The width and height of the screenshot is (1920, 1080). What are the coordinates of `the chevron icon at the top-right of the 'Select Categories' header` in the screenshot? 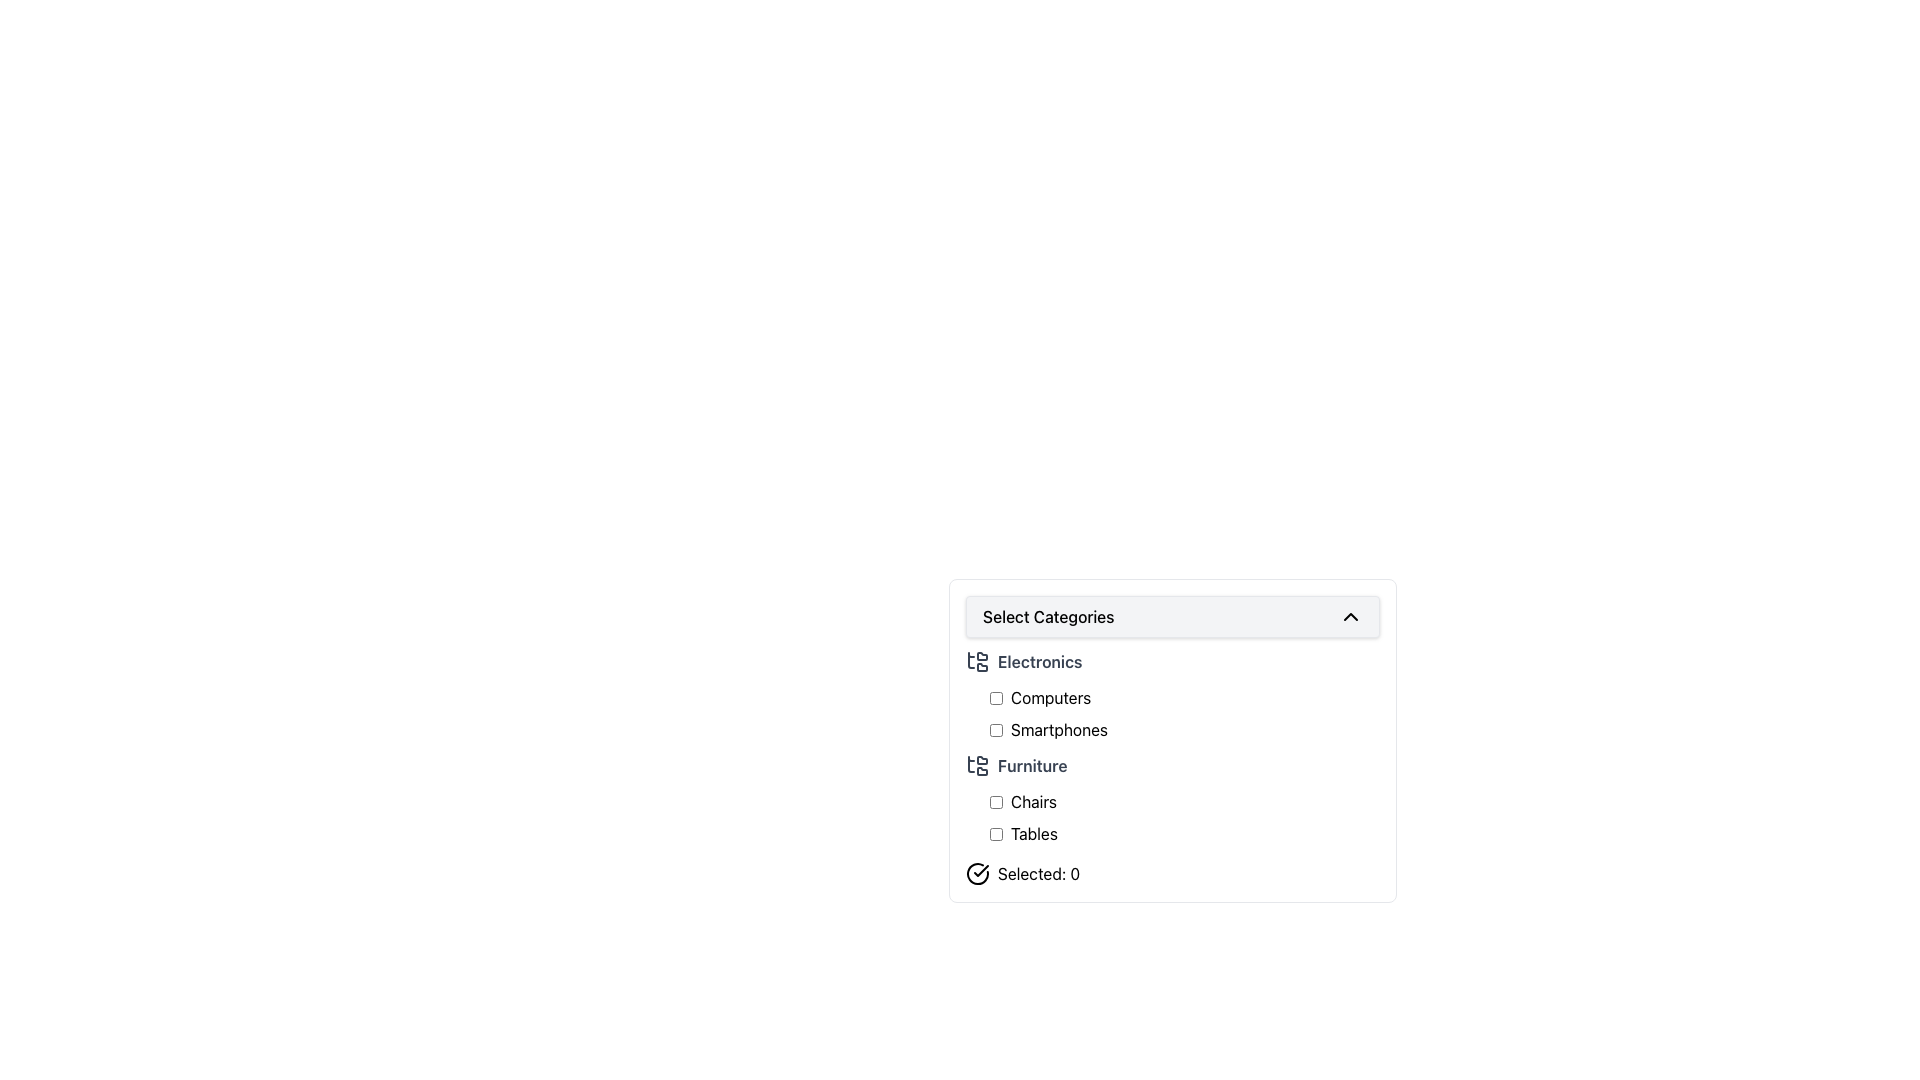 It's located at (1350, 616).